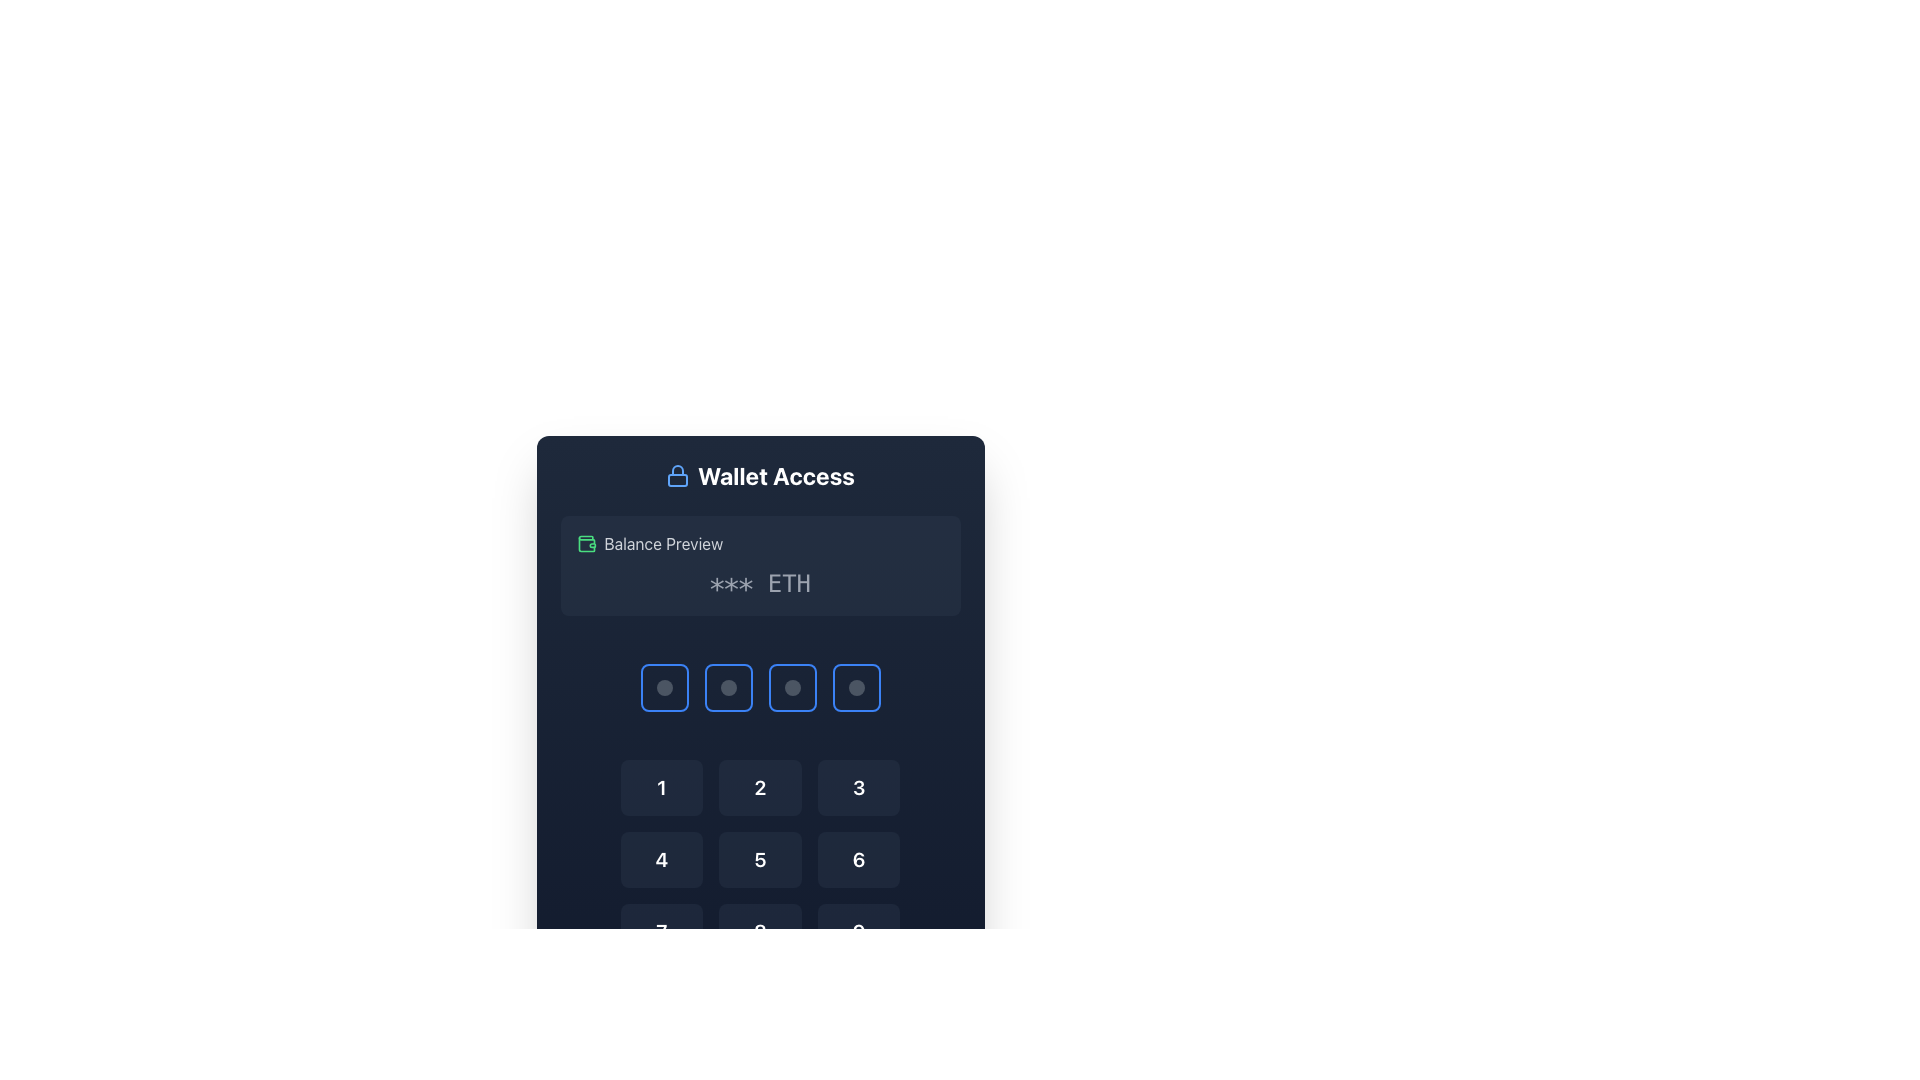 The width and height of the screenshot is (1920, 1080). What do you see at coordinates (759, 566) in the screenshot?
I see `the Informative panel displaying the cryptocurrency balance (ETH) located below the 'Wallet Access' heading and above the PIN input grid` at bounding box center [759, 566].